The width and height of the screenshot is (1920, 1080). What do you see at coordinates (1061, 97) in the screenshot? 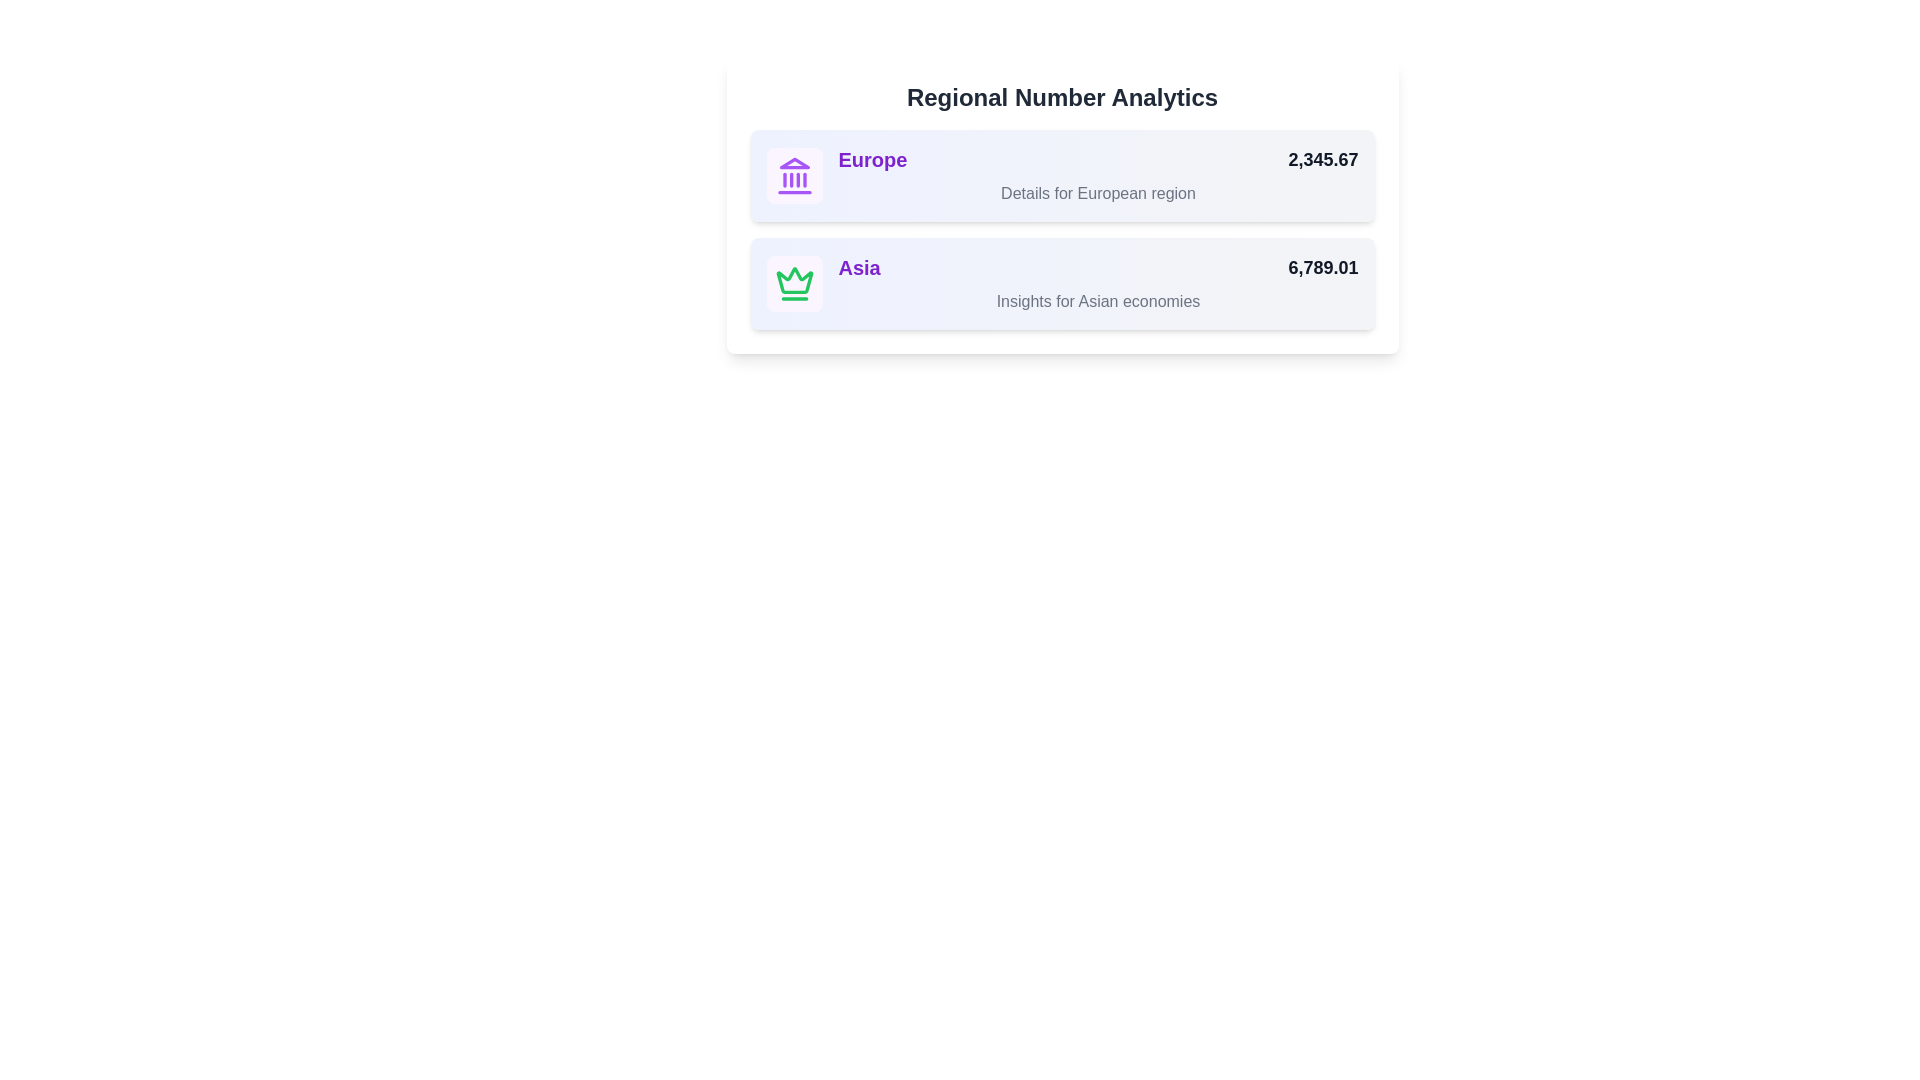
I see `the header text block that reads 'Regional Number Analytics', which is styled in a large and bold font and is centrally aligned at the top of its card-like section` at bounding box center [1061, 97].